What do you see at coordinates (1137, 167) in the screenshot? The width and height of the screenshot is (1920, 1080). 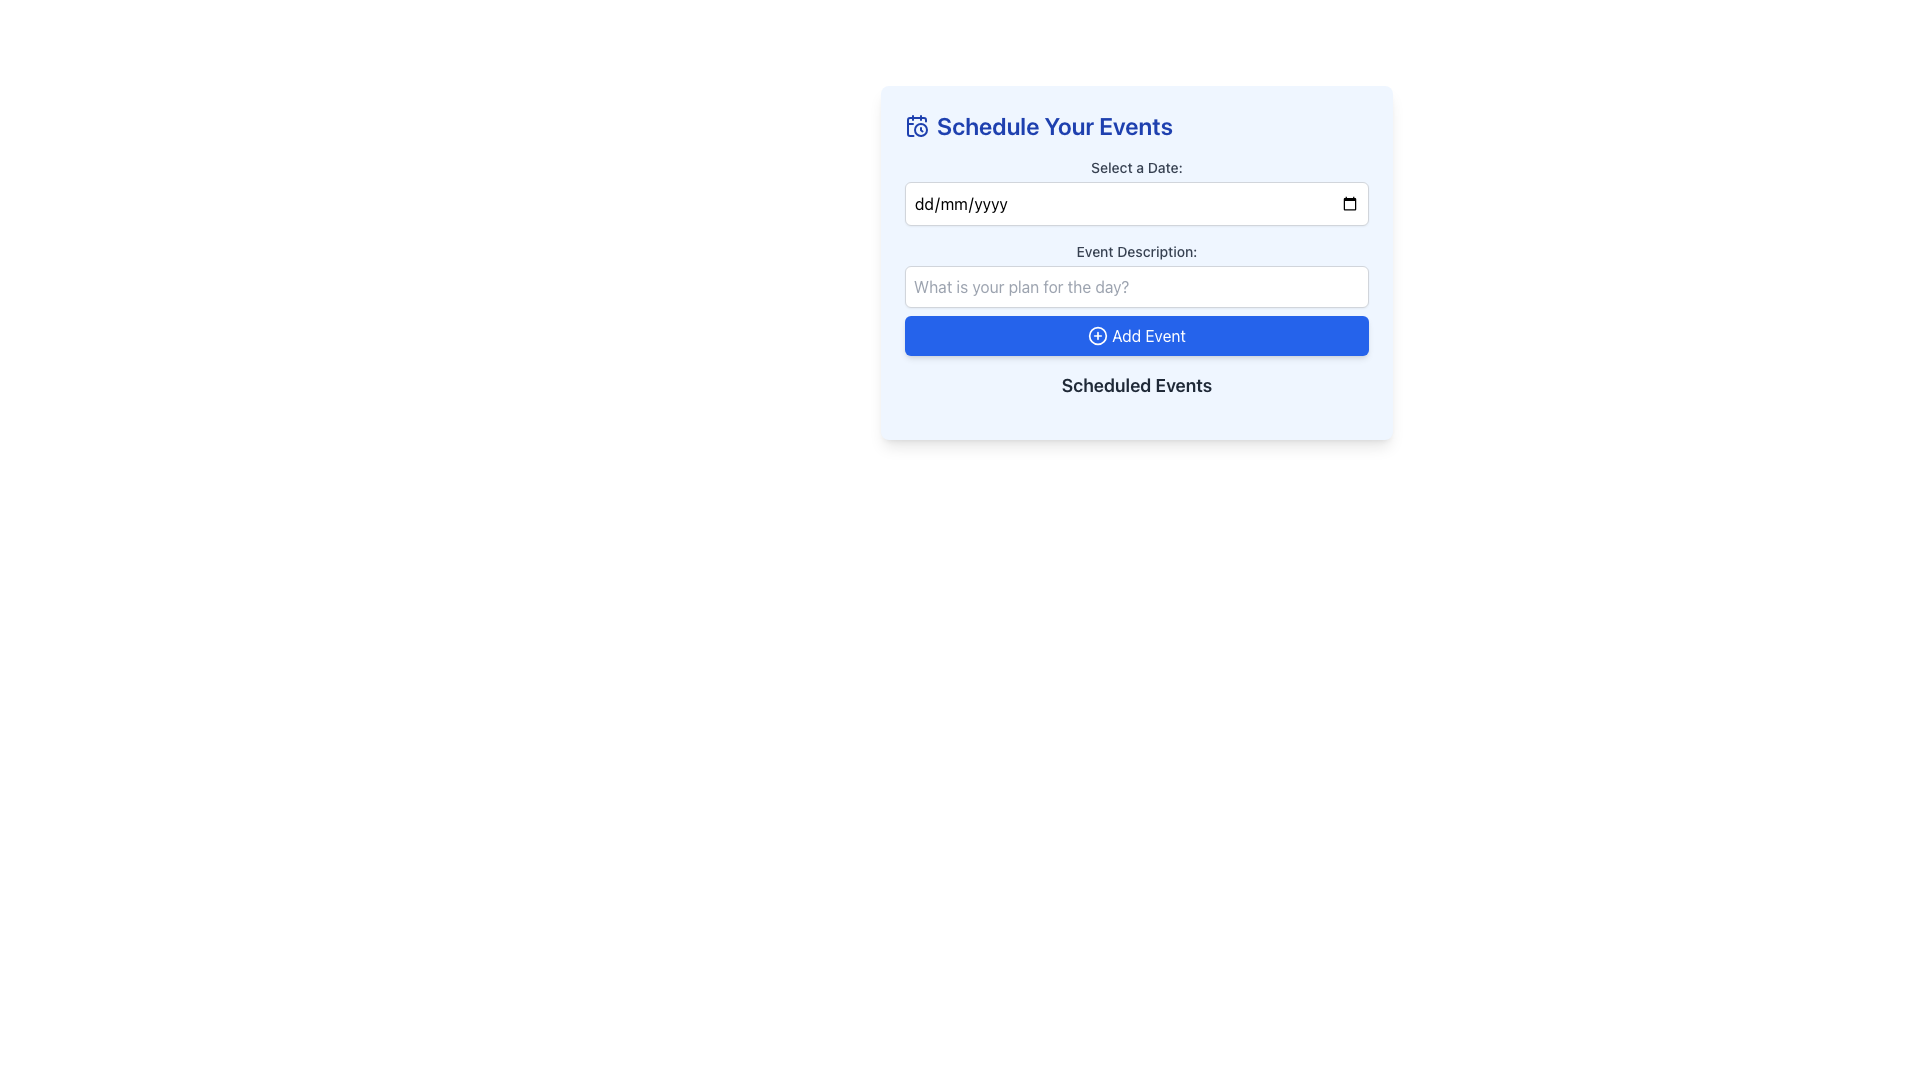 I see `the Text Label that indicates the date input field in the 'Schedule Your Events' form` at bounding box center [1137, 167].